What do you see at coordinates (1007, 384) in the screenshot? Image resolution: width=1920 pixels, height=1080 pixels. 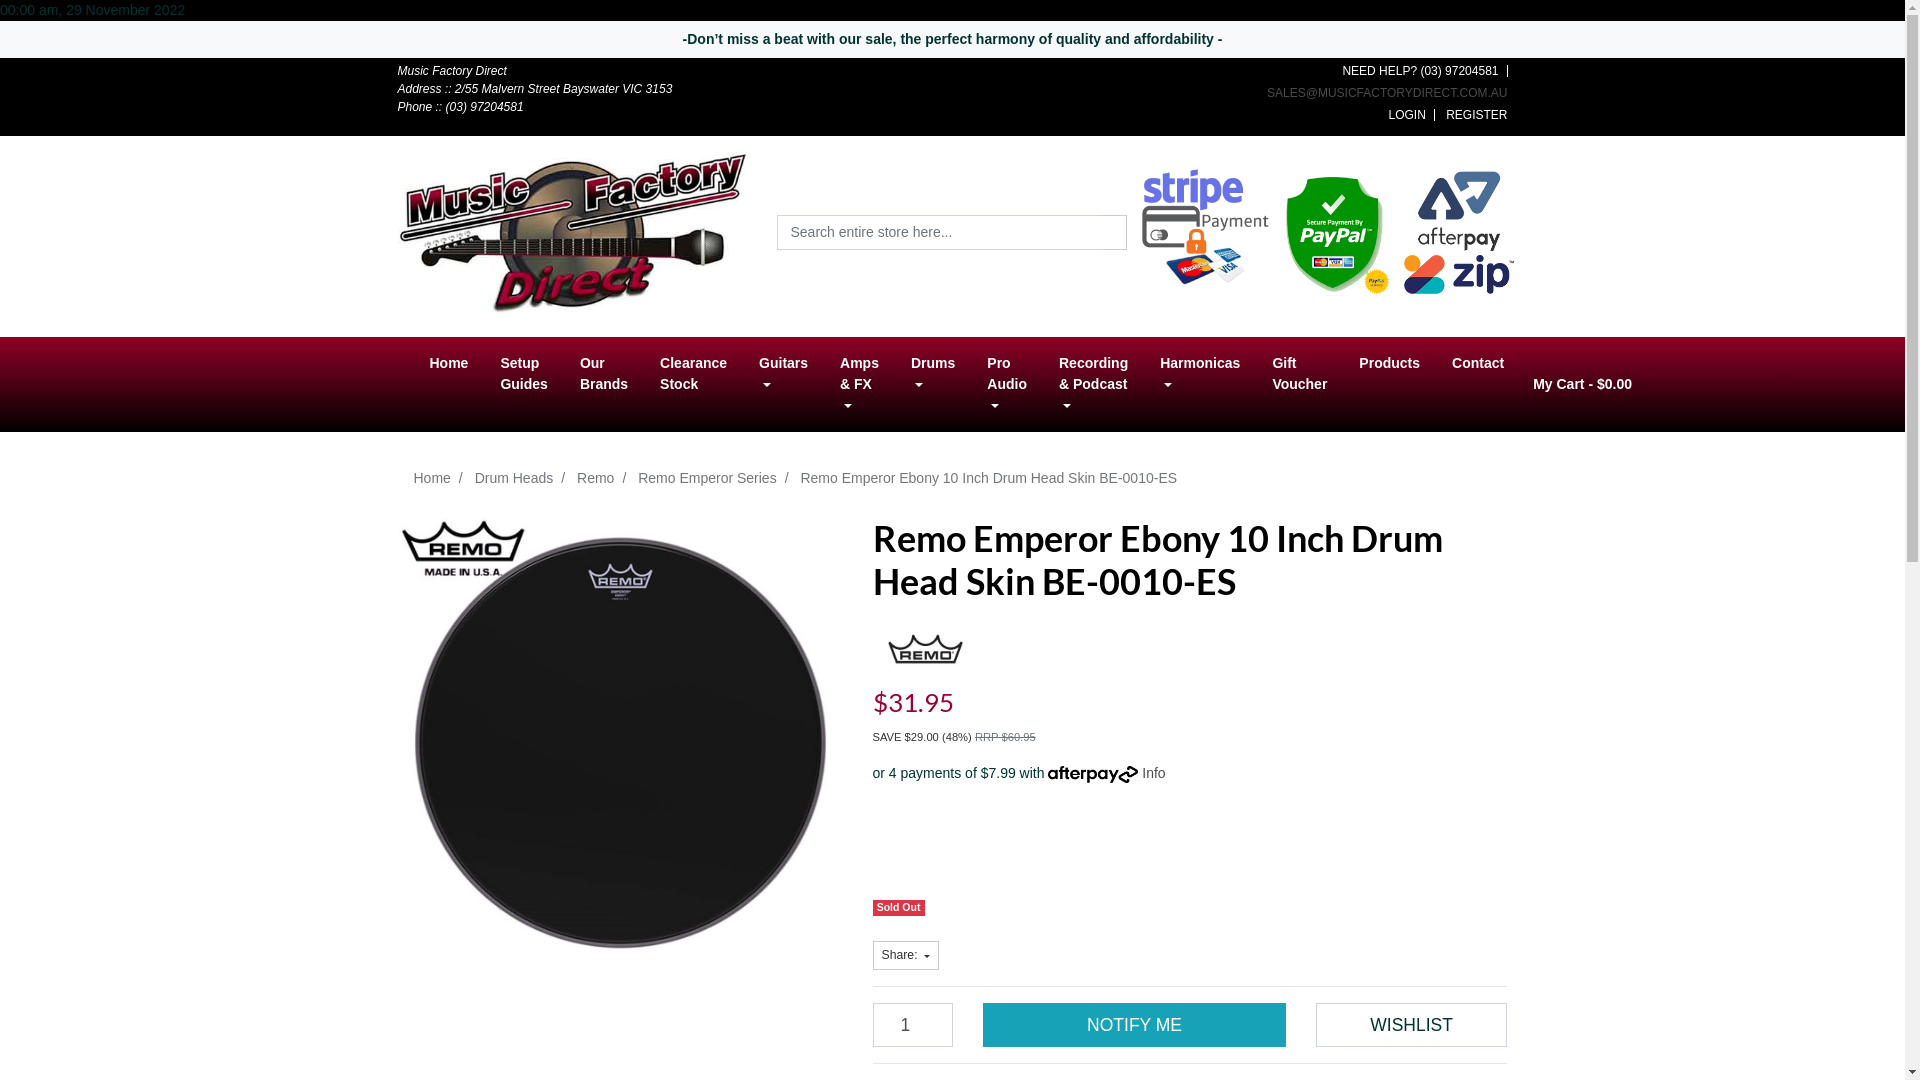 I see `'Pro Audio'` at bounding box center [1007, 384].